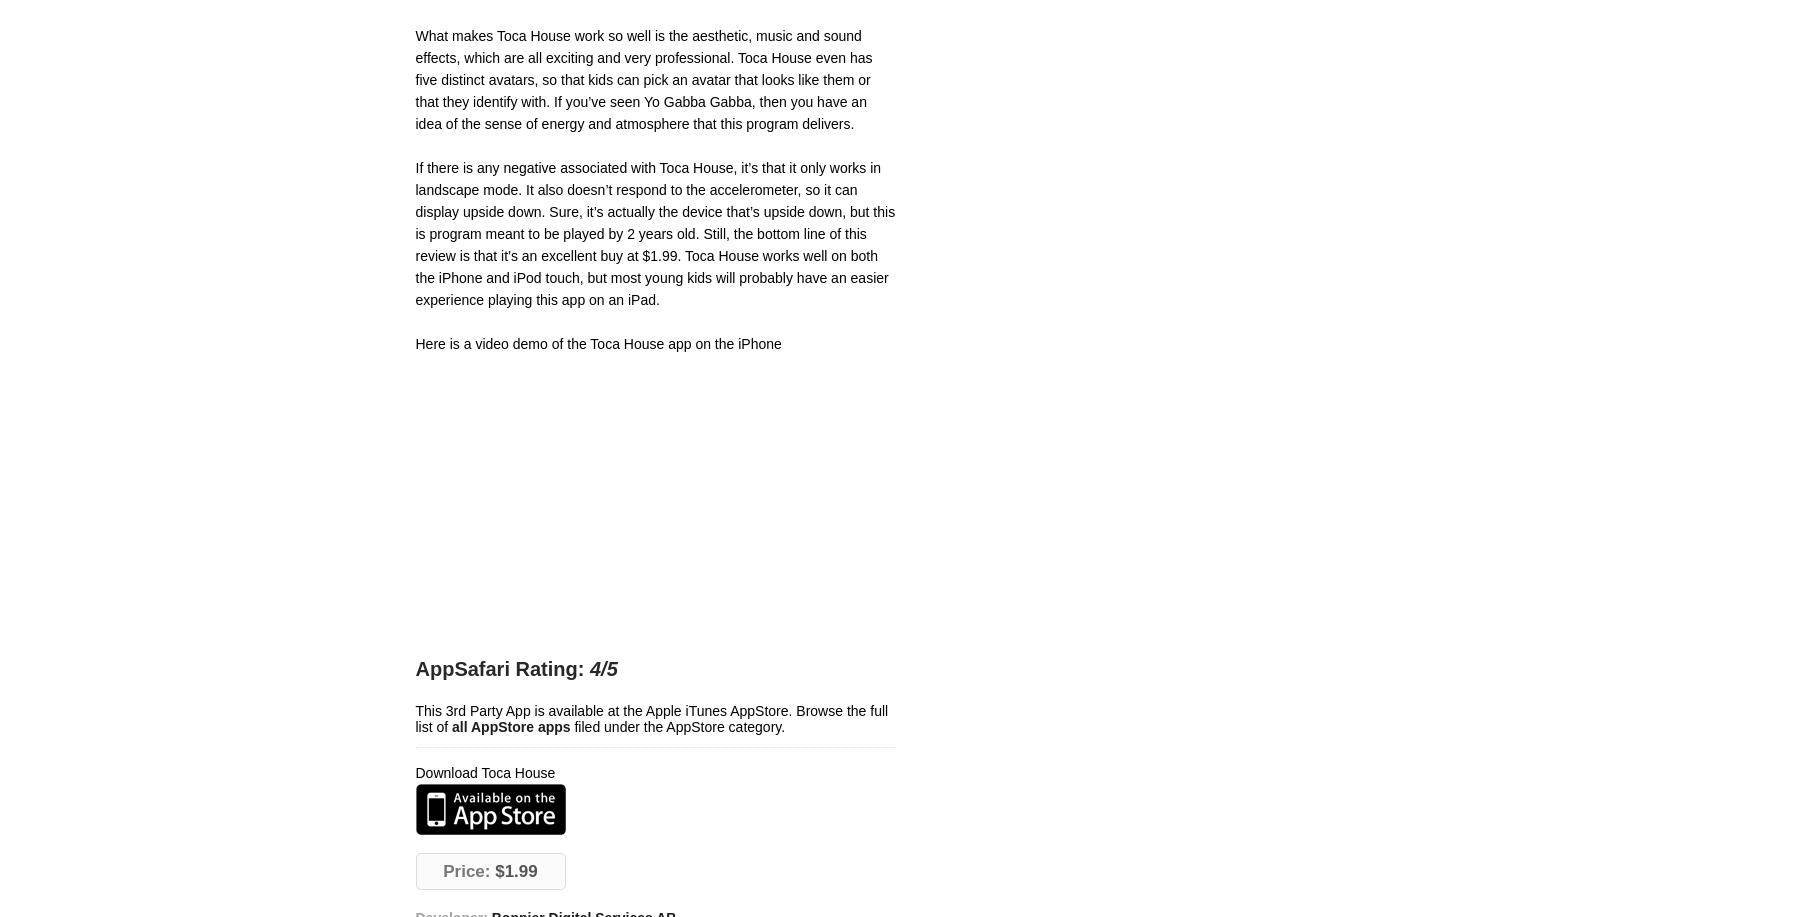 The width and height of the screenshot is (1811, 917). What do you see at coordinates (484, 772) in the screenshot?
I see `'Download Toca House'` at bounding box center [484, 772].